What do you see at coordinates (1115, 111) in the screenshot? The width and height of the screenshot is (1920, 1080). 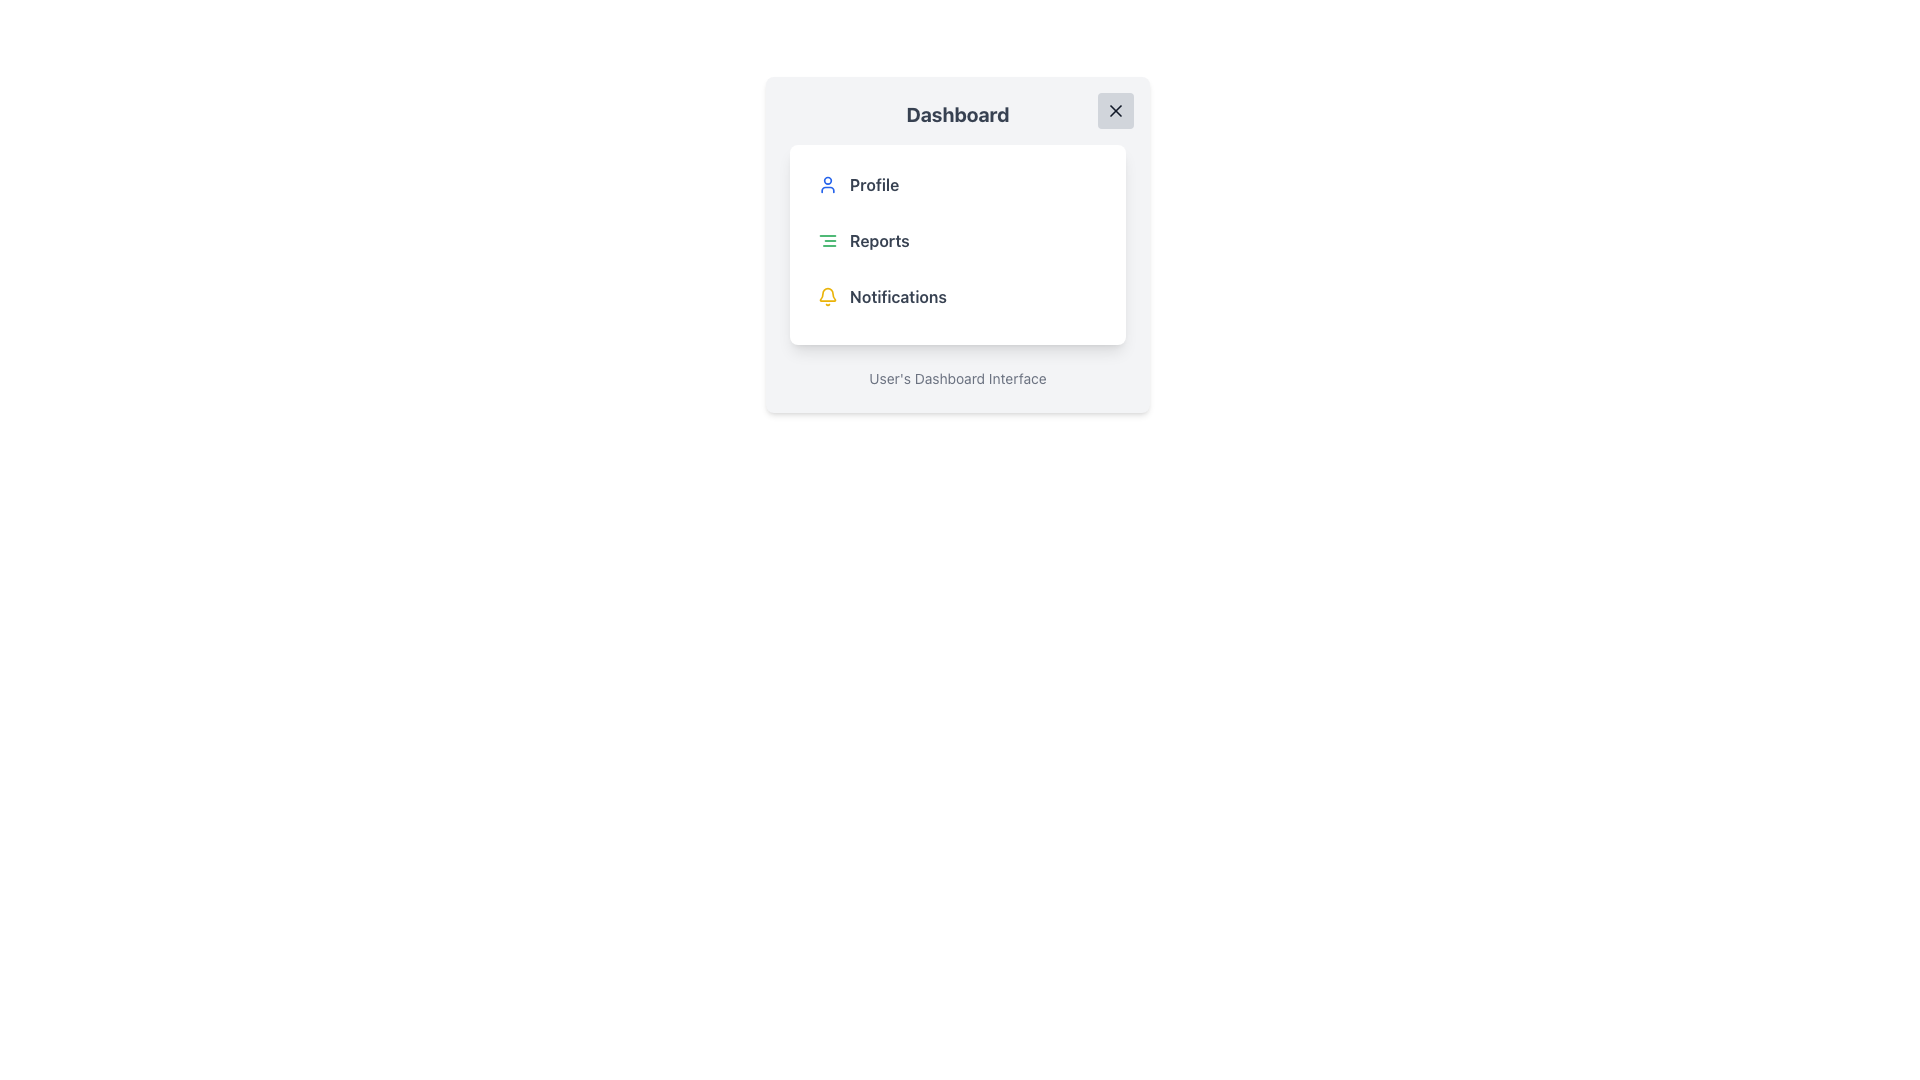 I see `the close or cancel icon located in the top-right corner of the card titled 'Dashboard'` at bounding box center [1115, 111].